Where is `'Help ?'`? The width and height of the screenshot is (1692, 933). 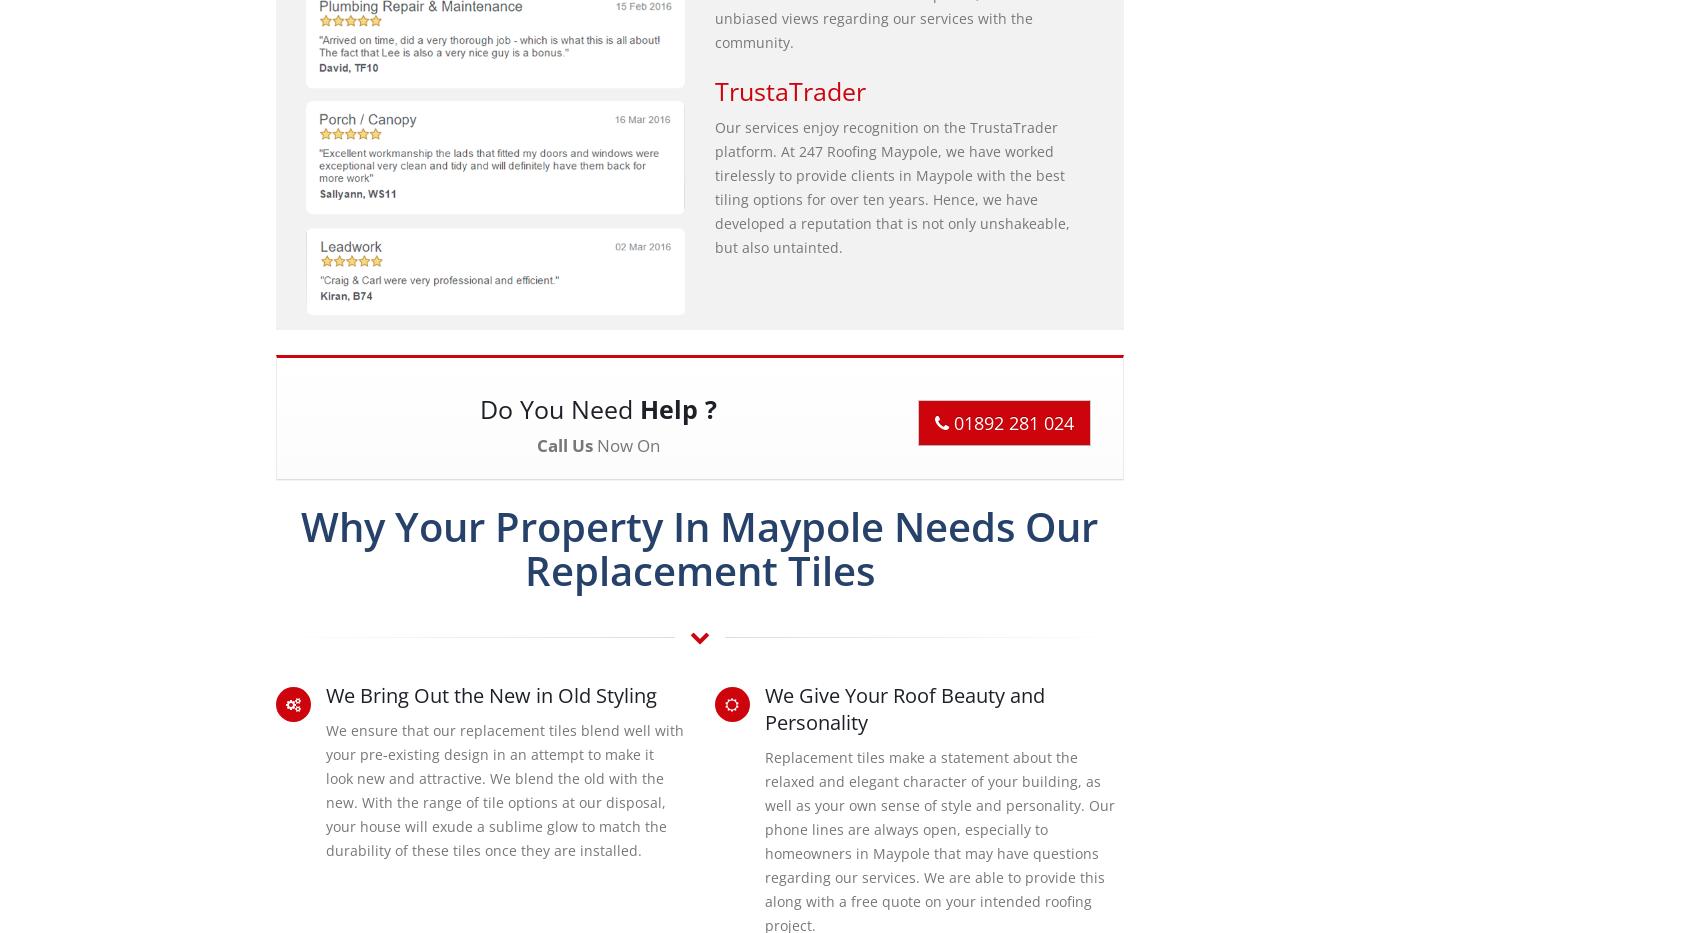
'Help ?' is located at coordinates (677, 408).